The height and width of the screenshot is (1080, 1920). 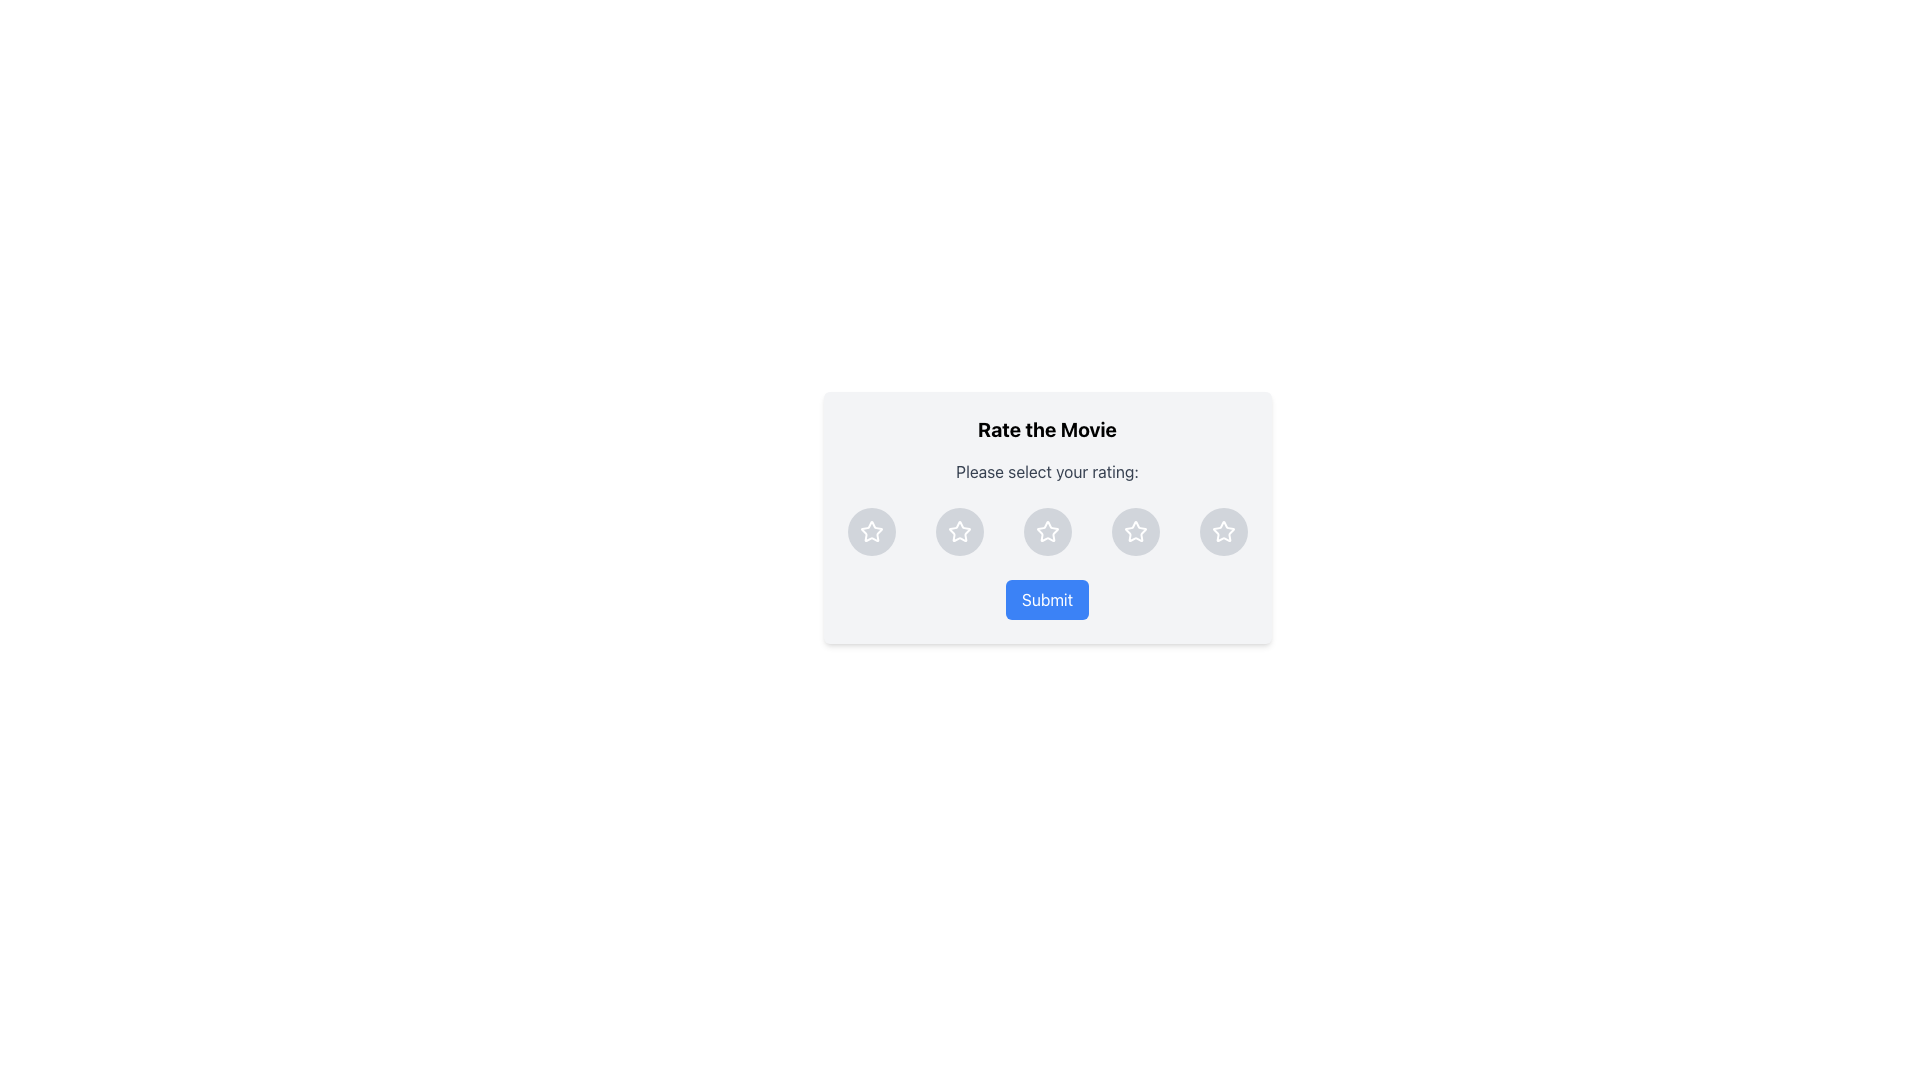 I want to click on the third star icon in the rating selection system, so click(x=958, y=530).